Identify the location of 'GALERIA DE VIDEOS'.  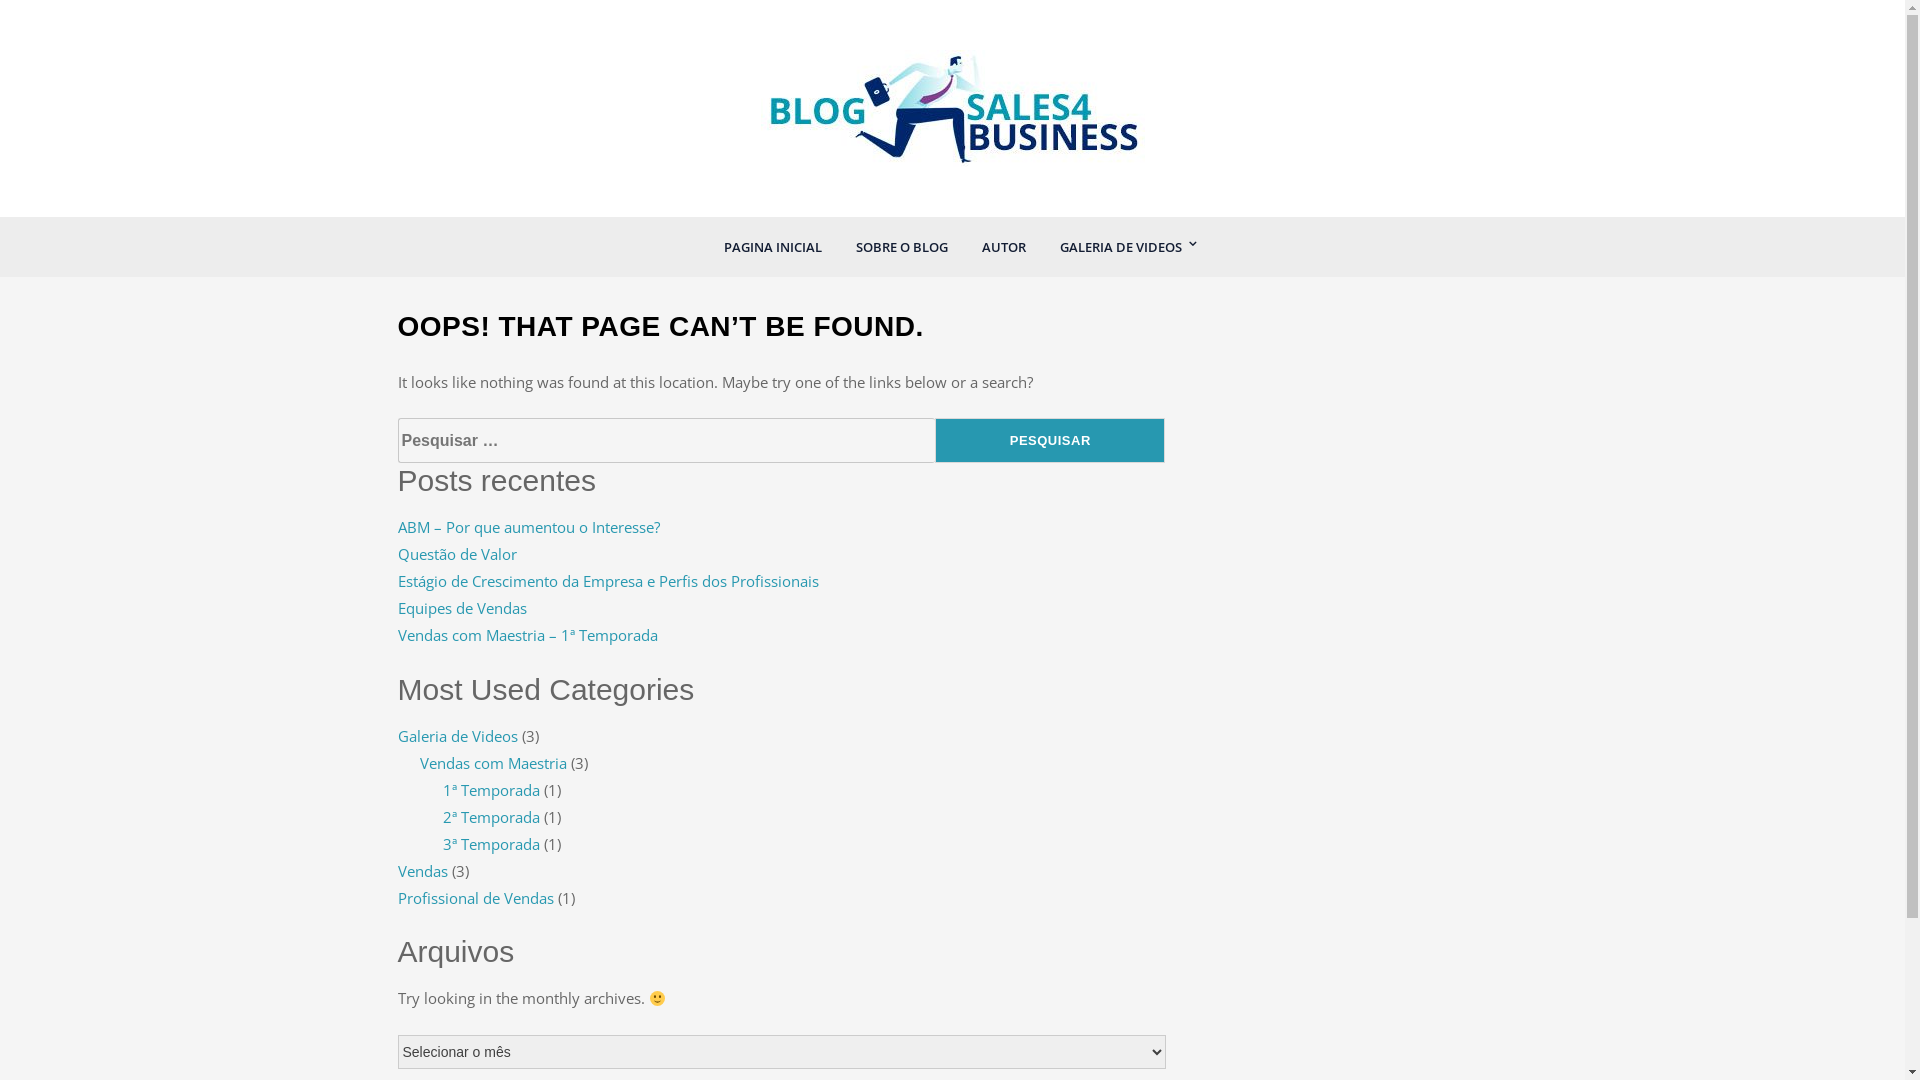
(1118, 245).